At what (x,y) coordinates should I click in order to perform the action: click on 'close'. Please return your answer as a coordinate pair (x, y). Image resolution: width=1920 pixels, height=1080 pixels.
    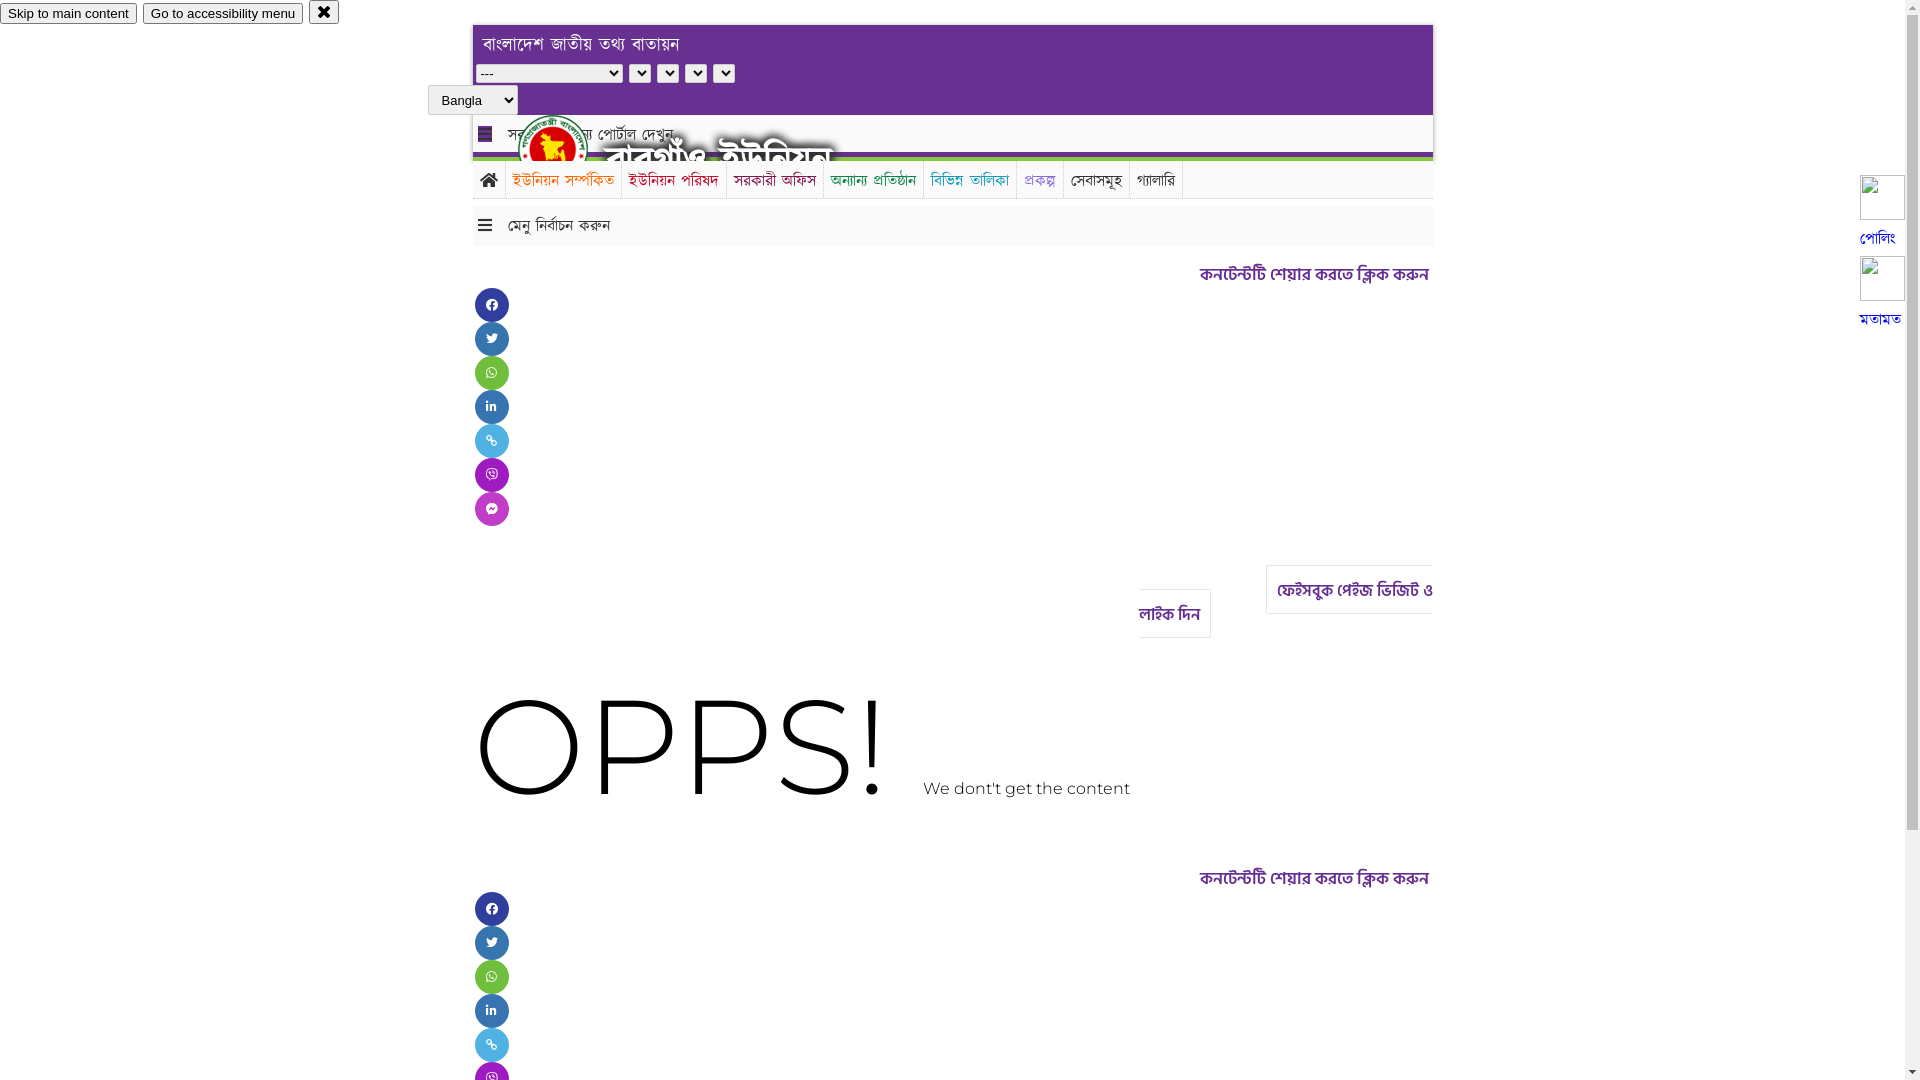
    Looking at the image, I should click on (324, 11).